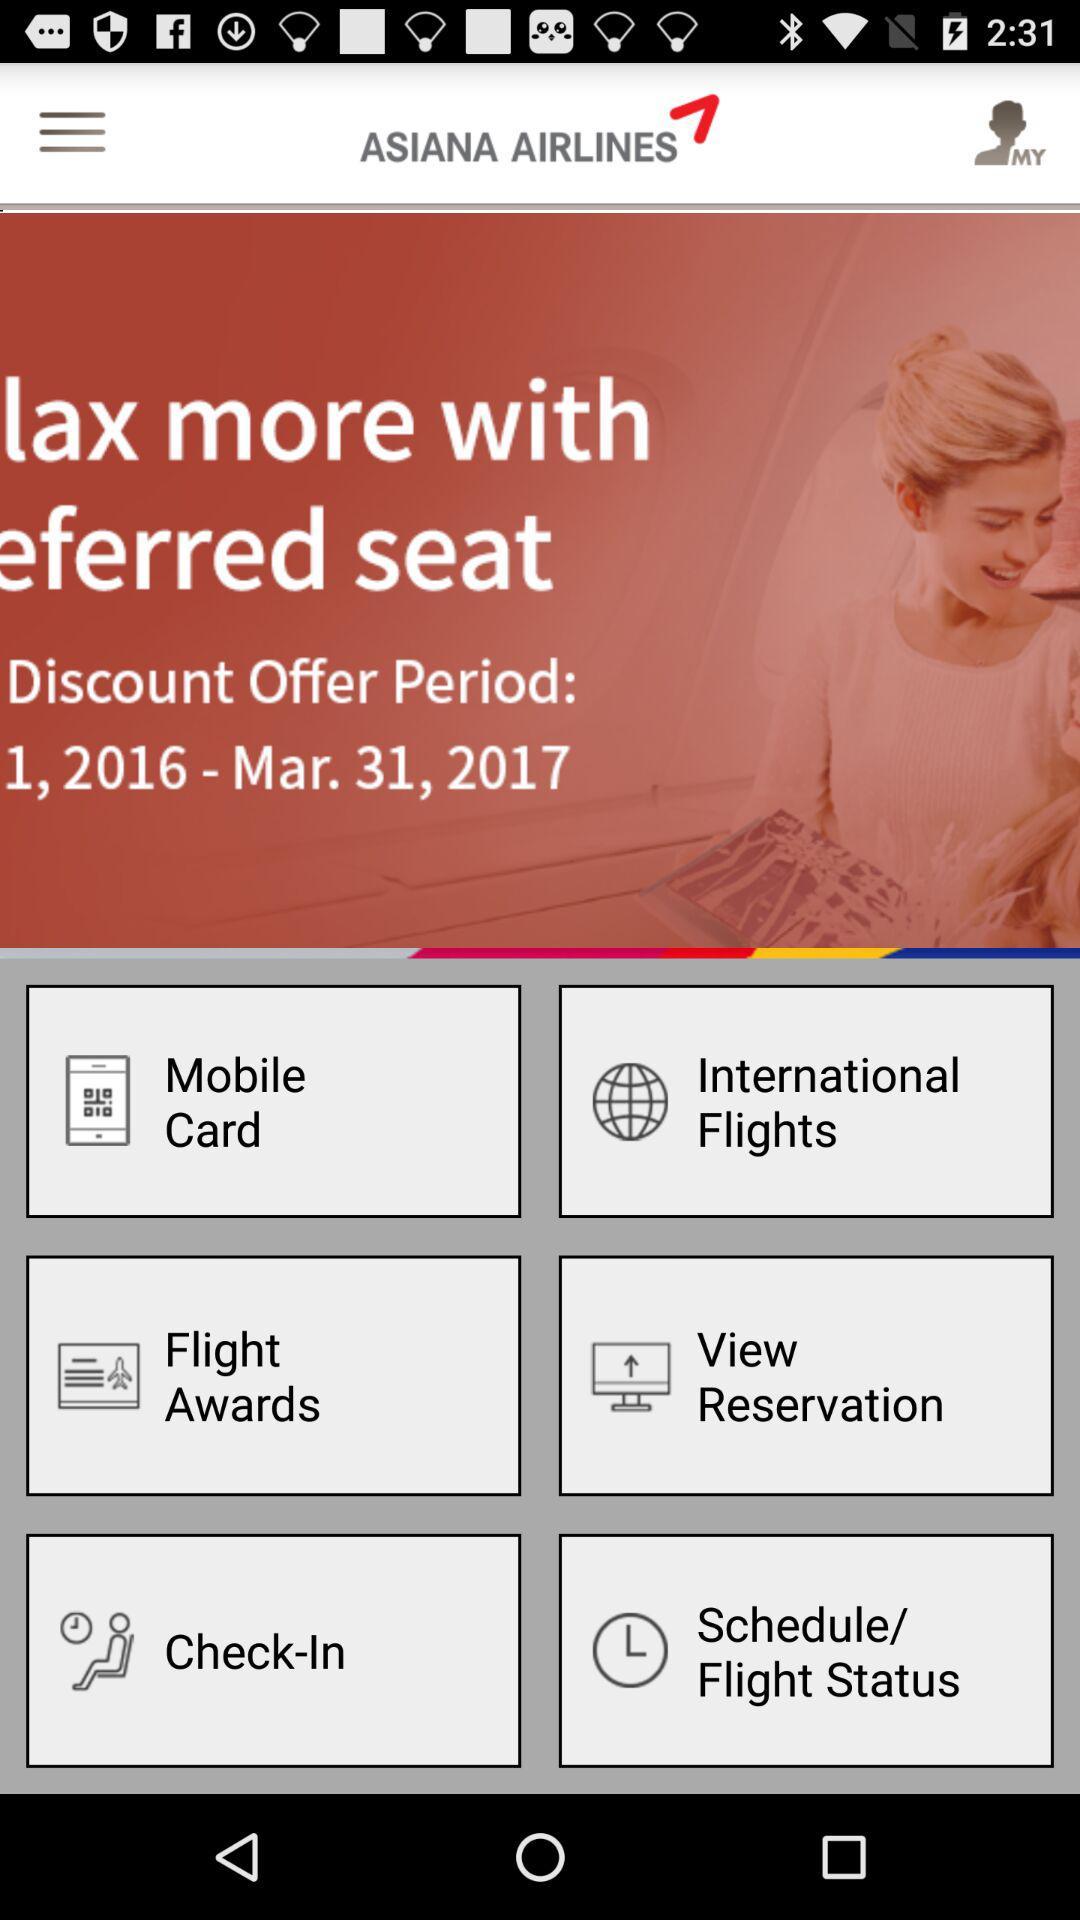  I want to click on the menu icon, so click(71, 144).